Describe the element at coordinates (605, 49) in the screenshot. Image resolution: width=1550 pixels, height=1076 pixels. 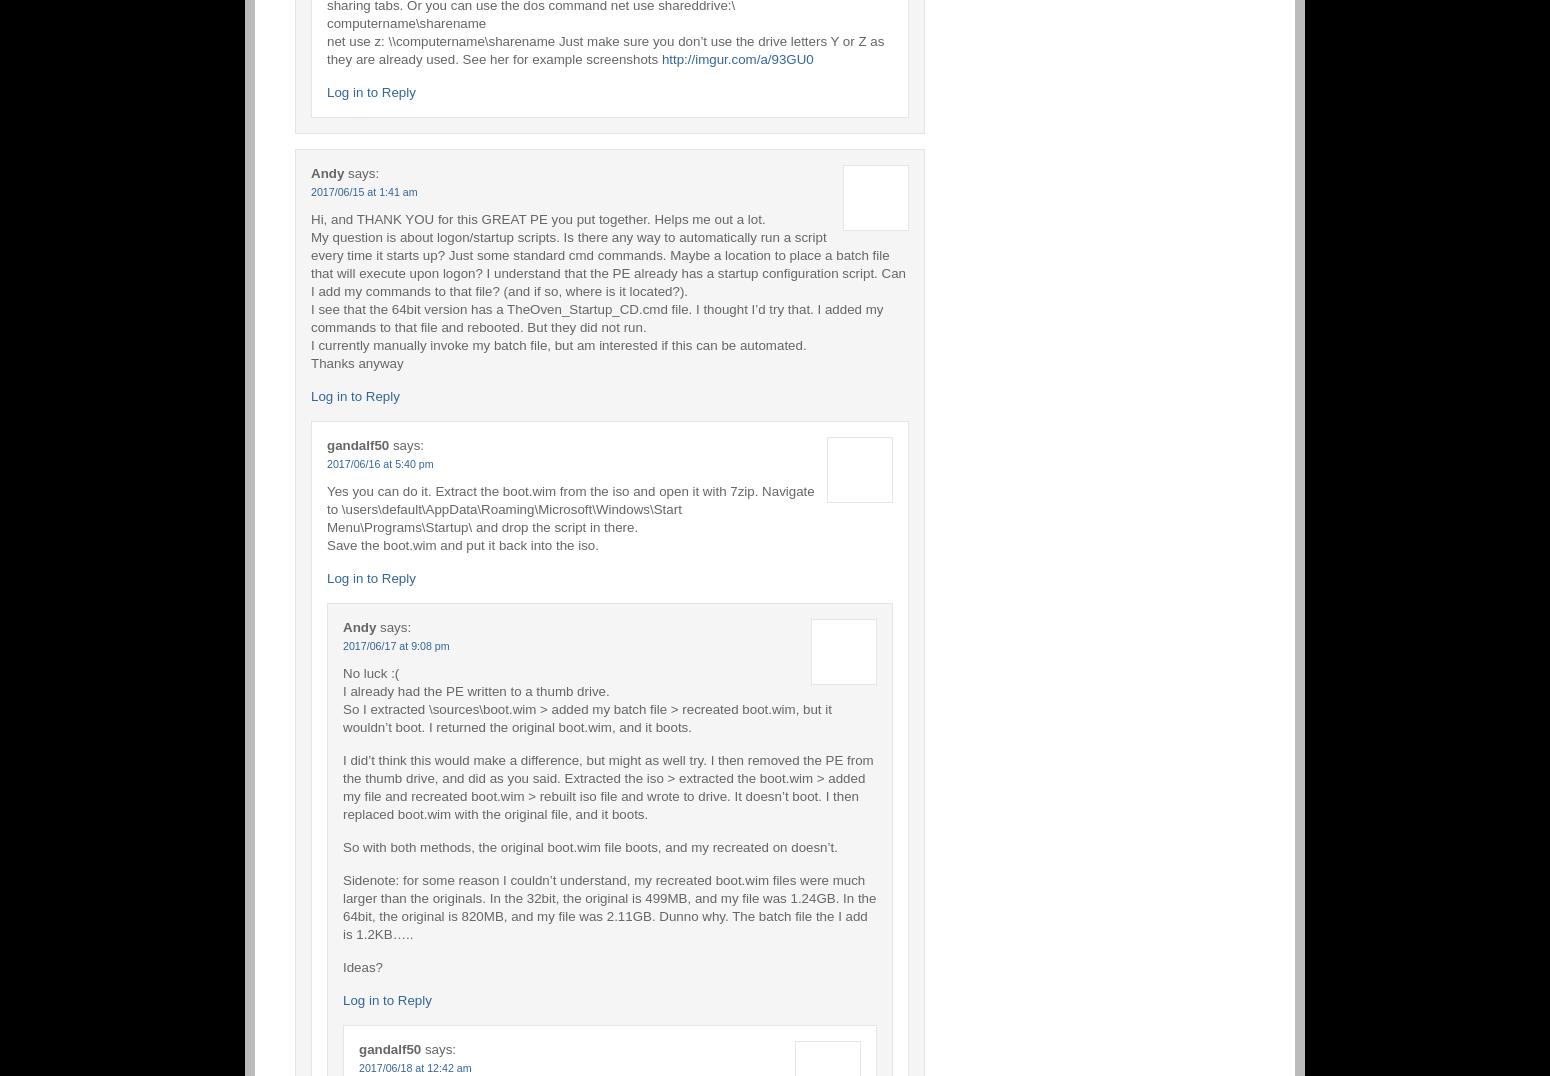
I see `'net use z: \\computername\sharename Just make sure you don’t use the drive letters Y or Z as they are already used. See her for example screenshots'` at that location.